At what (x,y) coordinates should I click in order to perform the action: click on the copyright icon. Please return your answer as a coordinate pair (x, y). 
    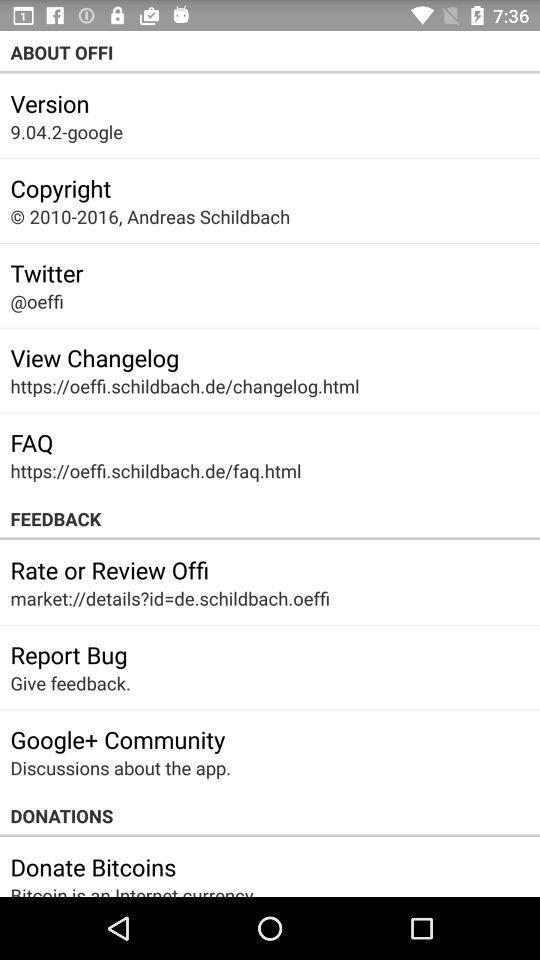
    Looking at the image, I should click on (60, 188).